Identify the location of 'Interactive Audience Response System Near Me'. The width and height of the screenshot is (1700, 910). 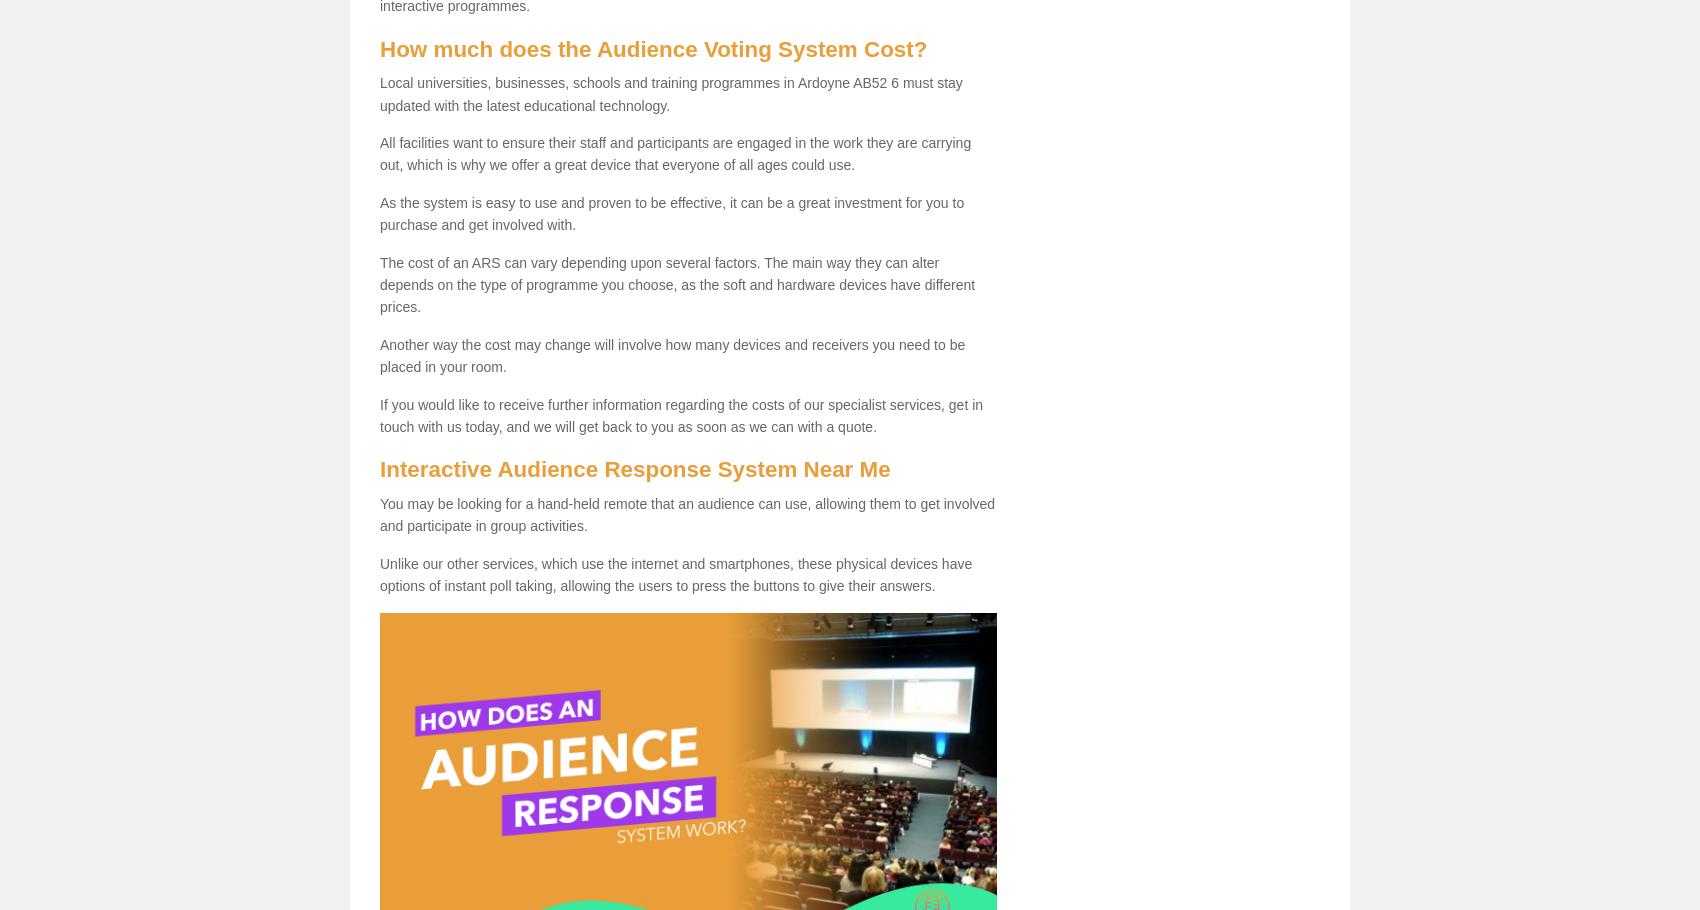
(633, 468).